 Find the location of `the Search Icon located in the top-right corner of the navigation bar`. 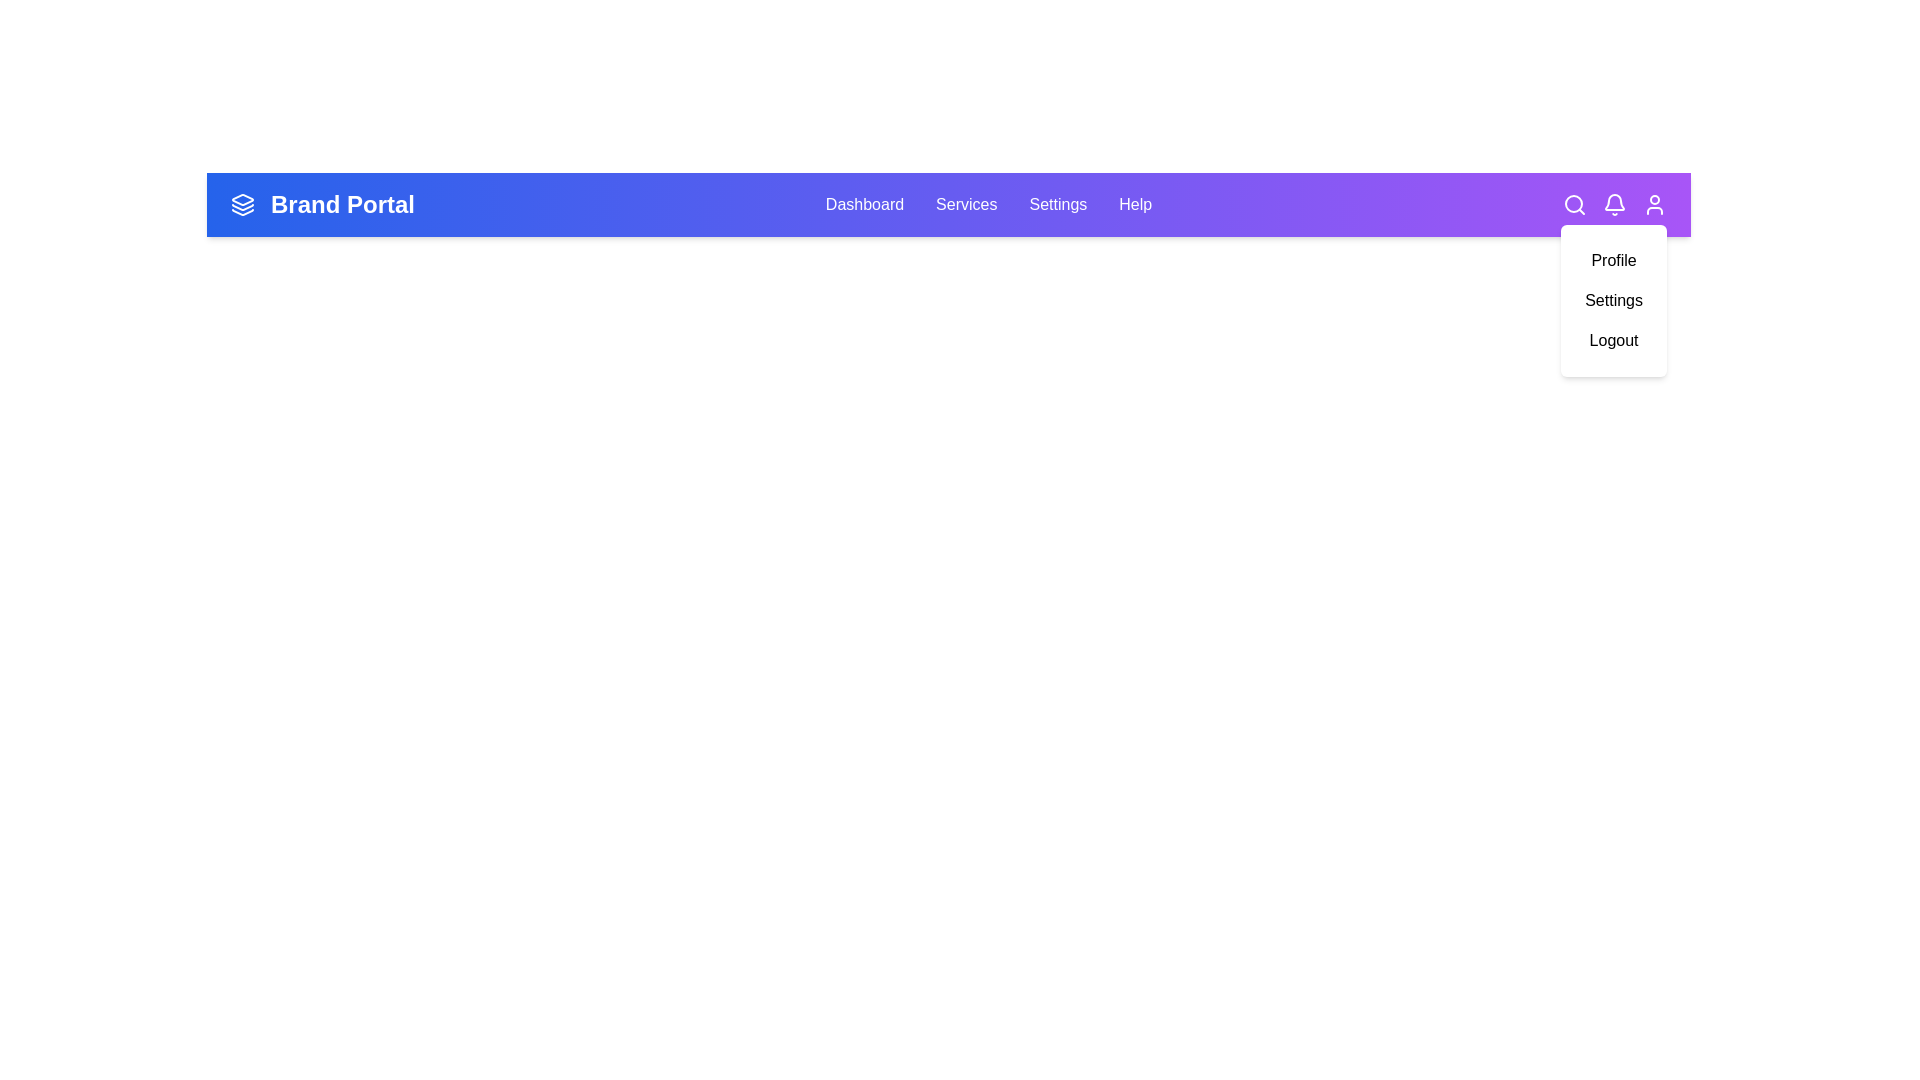

the Search Icon located in the top-right corner of the navigation bar is located at coordinates (1573, 204).